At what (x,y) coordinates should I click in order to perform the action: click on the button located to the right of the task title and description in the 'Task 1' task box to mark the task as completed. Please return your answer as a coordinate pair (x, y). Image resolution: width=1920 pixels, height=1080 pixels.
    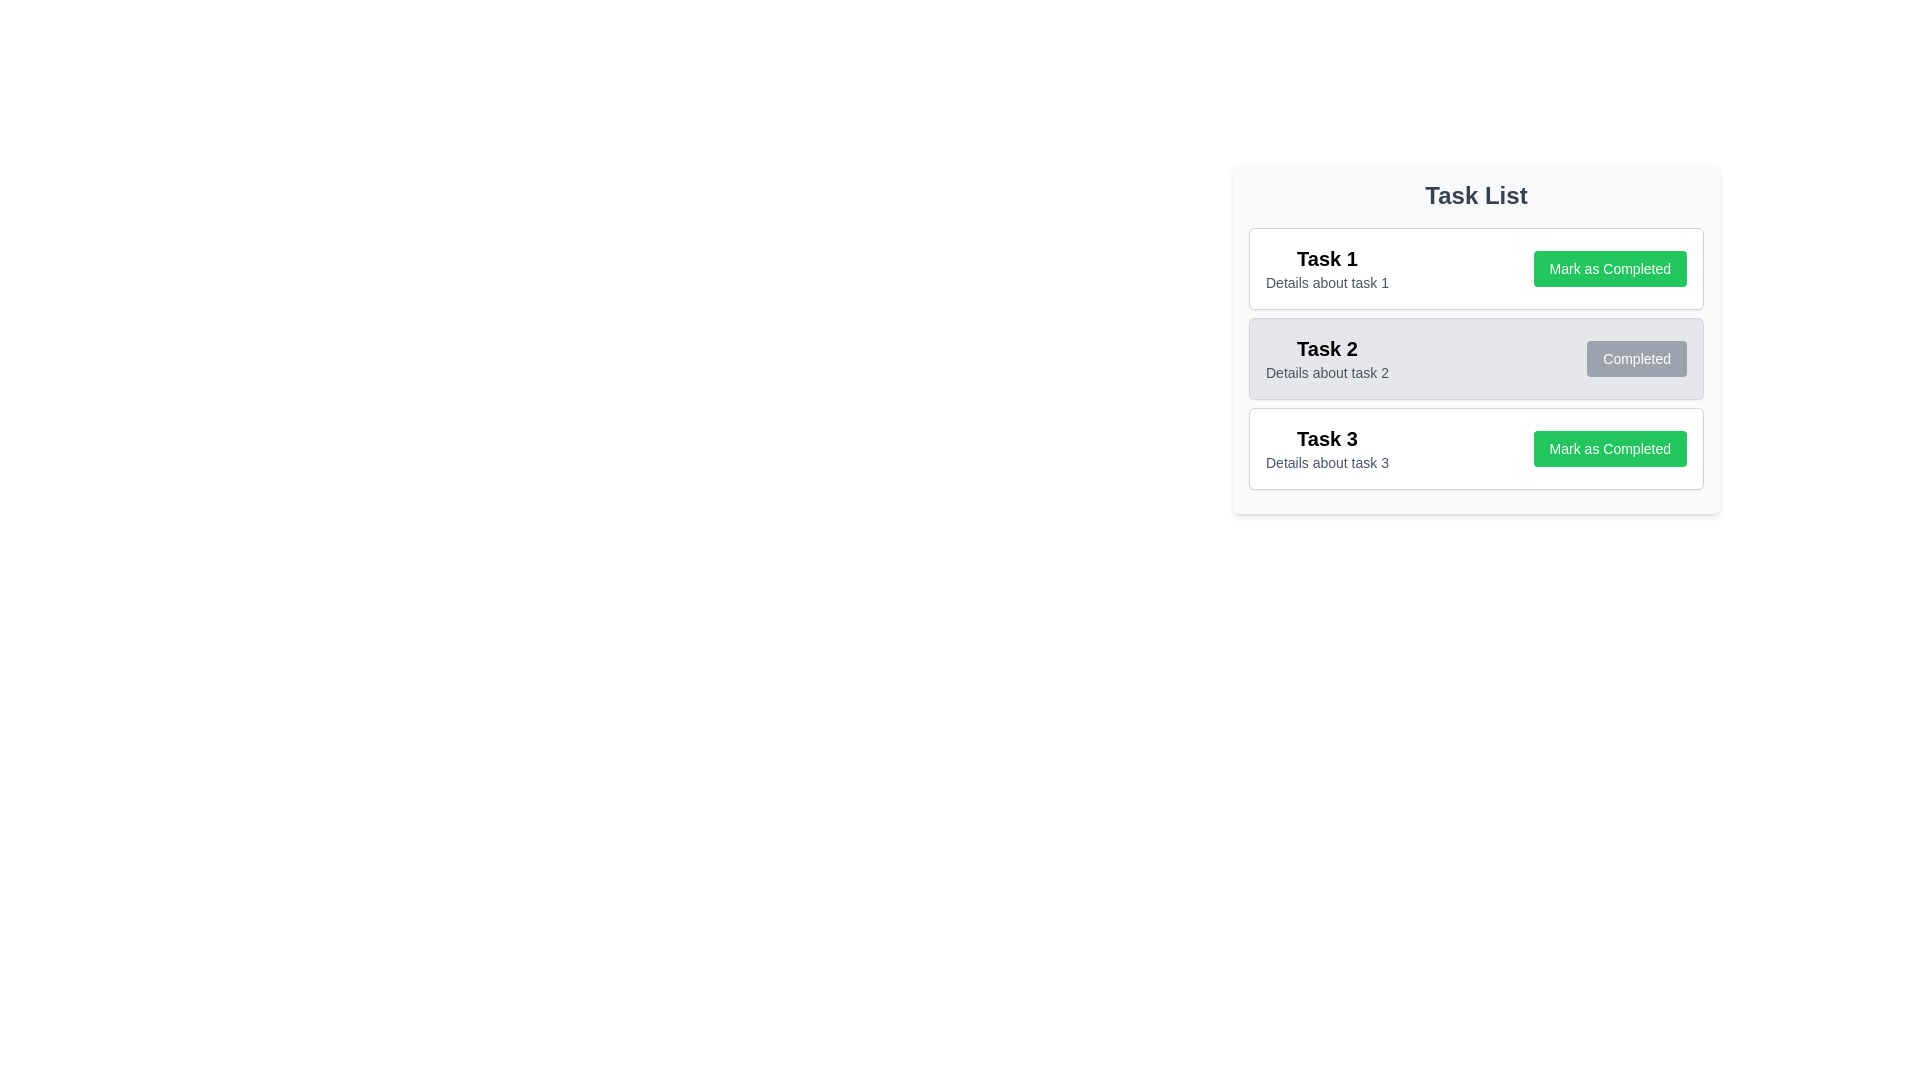
    Looking at the image, I should click on (1609, 268).